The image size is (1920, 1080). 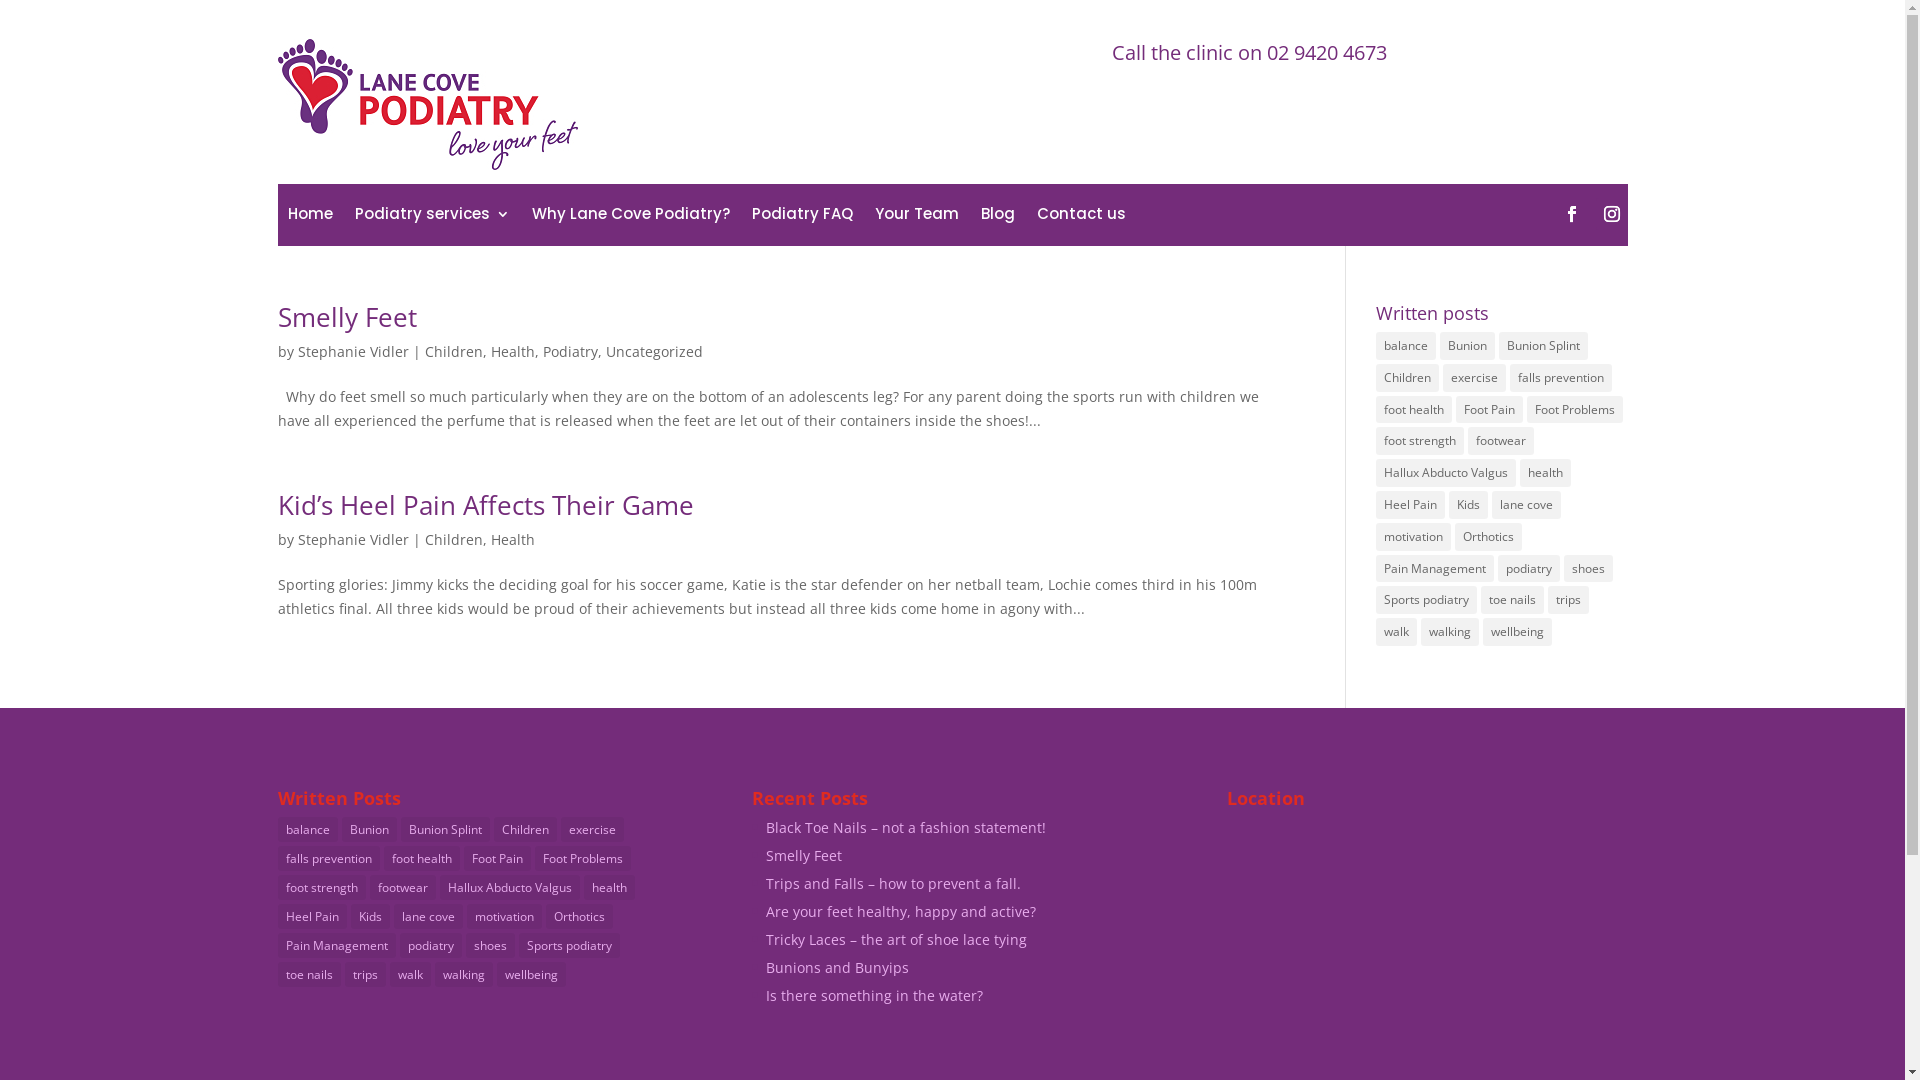 I want to click on 'foot health', so click(x=421, y=857).